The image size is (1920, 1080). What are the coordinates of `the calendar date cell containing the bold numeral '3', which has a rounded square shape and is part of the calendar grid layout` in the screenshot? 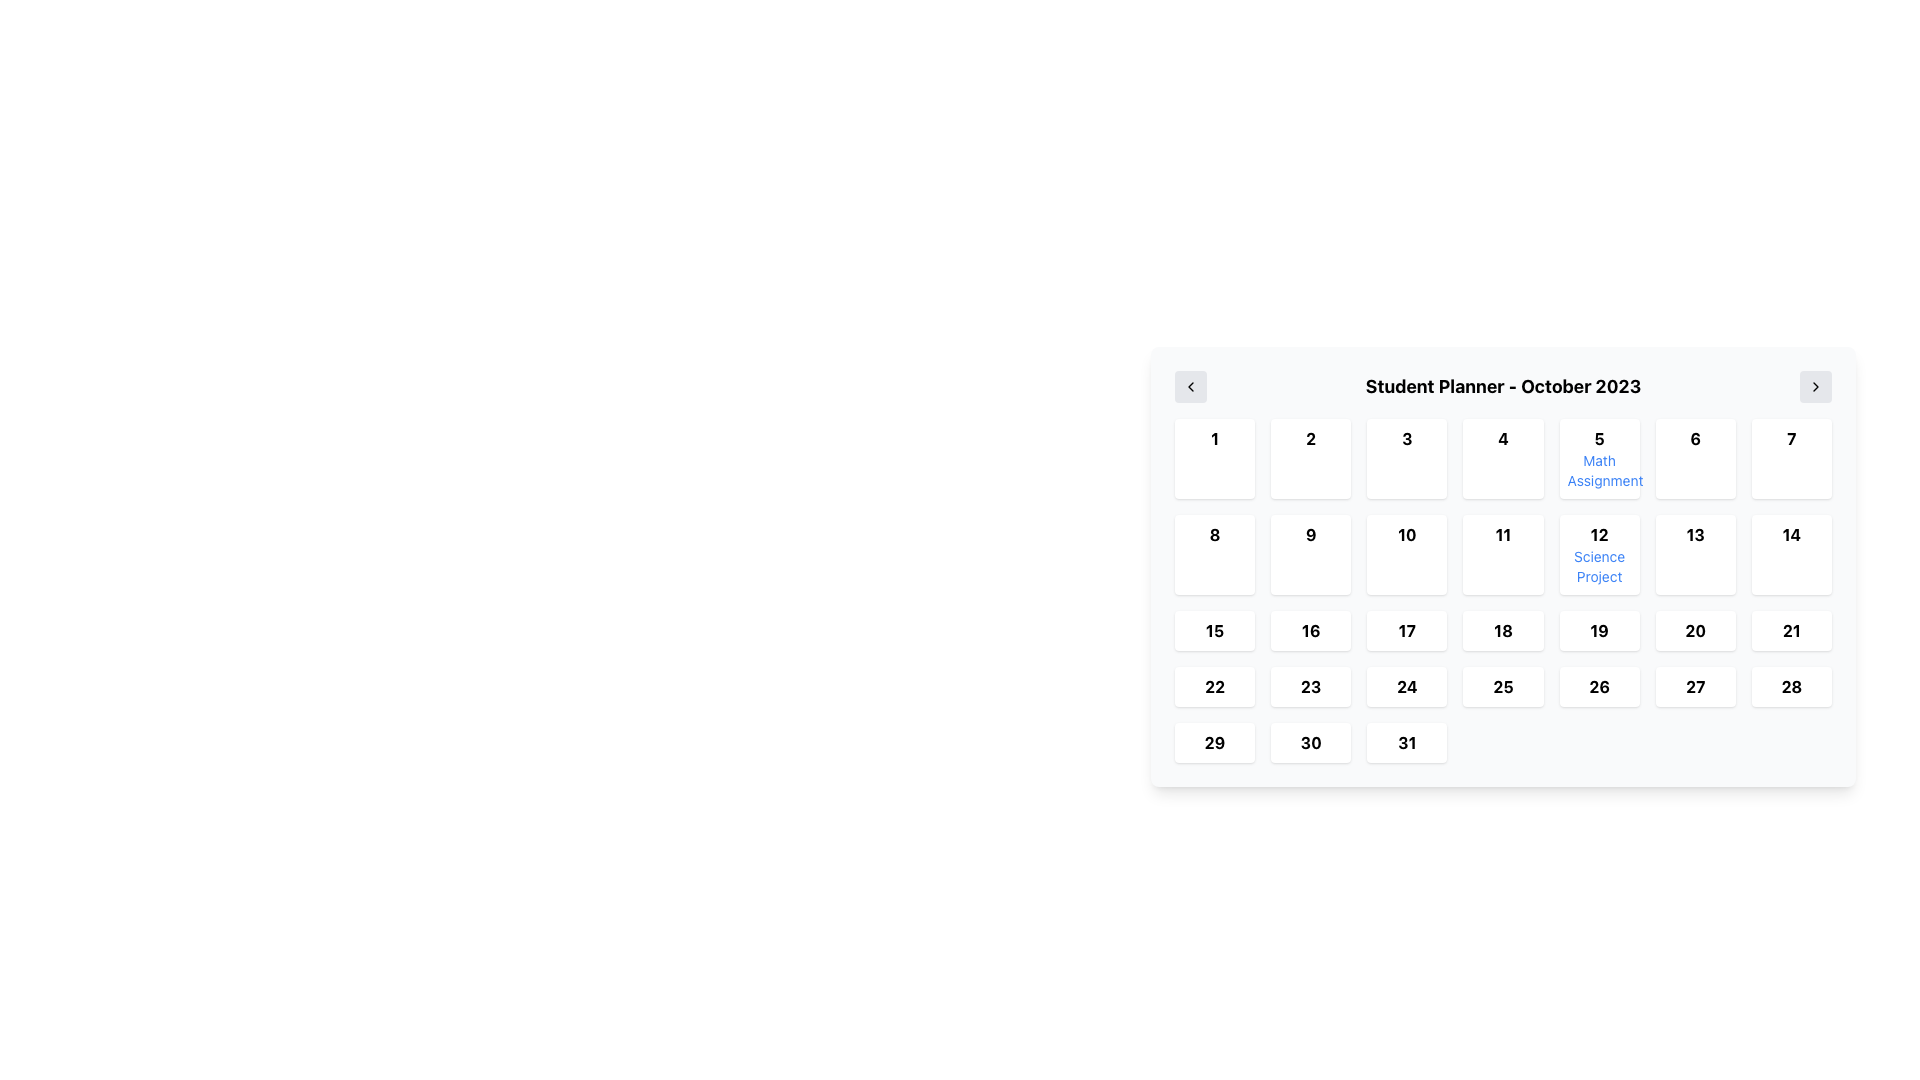 It's located at (1406, 459).